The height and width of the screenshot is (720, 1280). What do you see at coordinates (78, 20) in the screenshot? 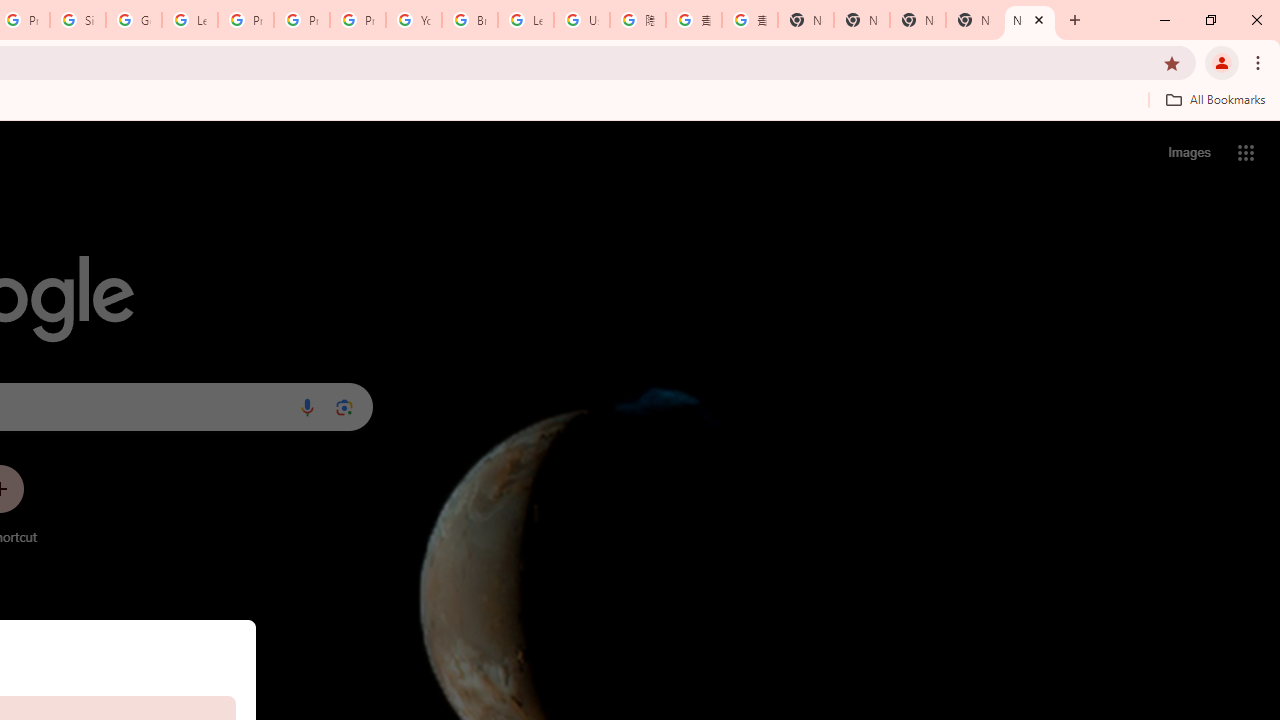
I see `'Sign in - Google Accounts'` at bounding box center [78, 20].